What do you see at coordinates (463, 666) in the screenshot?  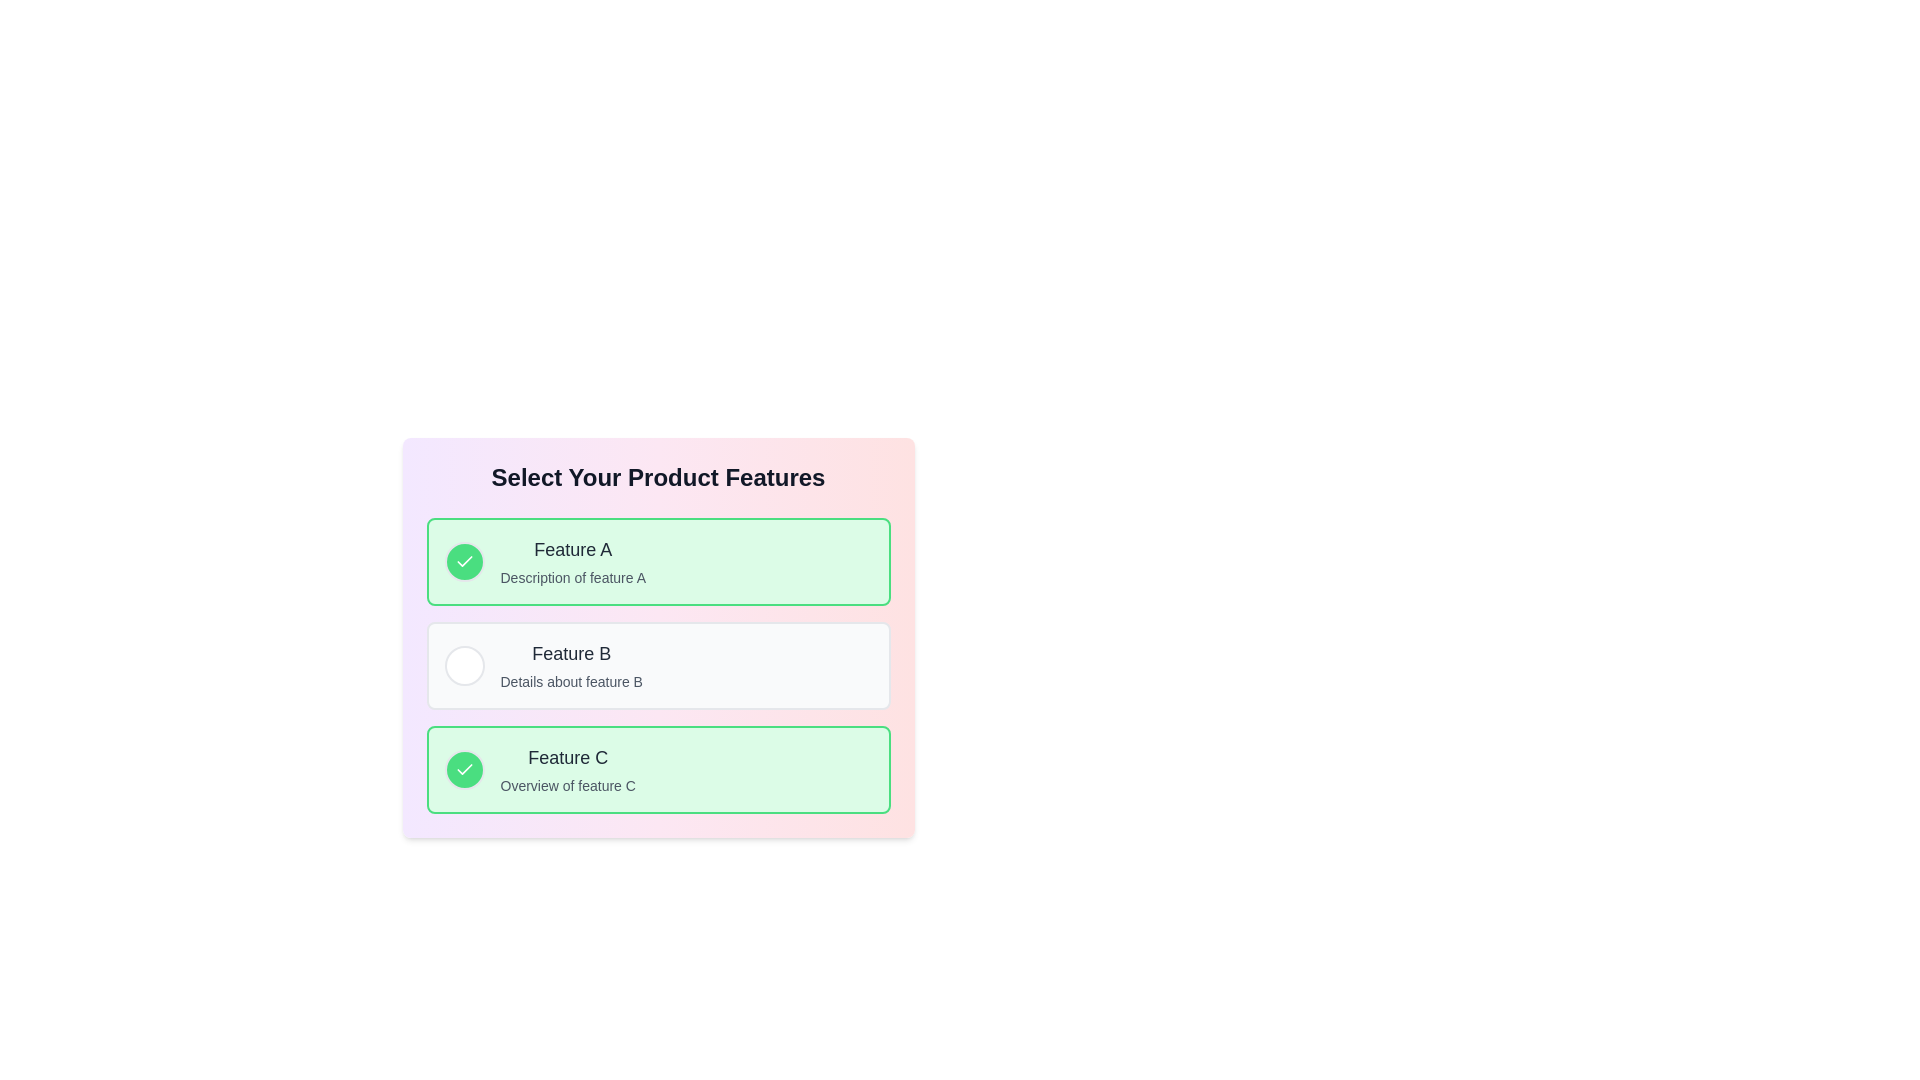 I see `the button located to the left of the 'Feature B' title` at bounding box center [463, 666].